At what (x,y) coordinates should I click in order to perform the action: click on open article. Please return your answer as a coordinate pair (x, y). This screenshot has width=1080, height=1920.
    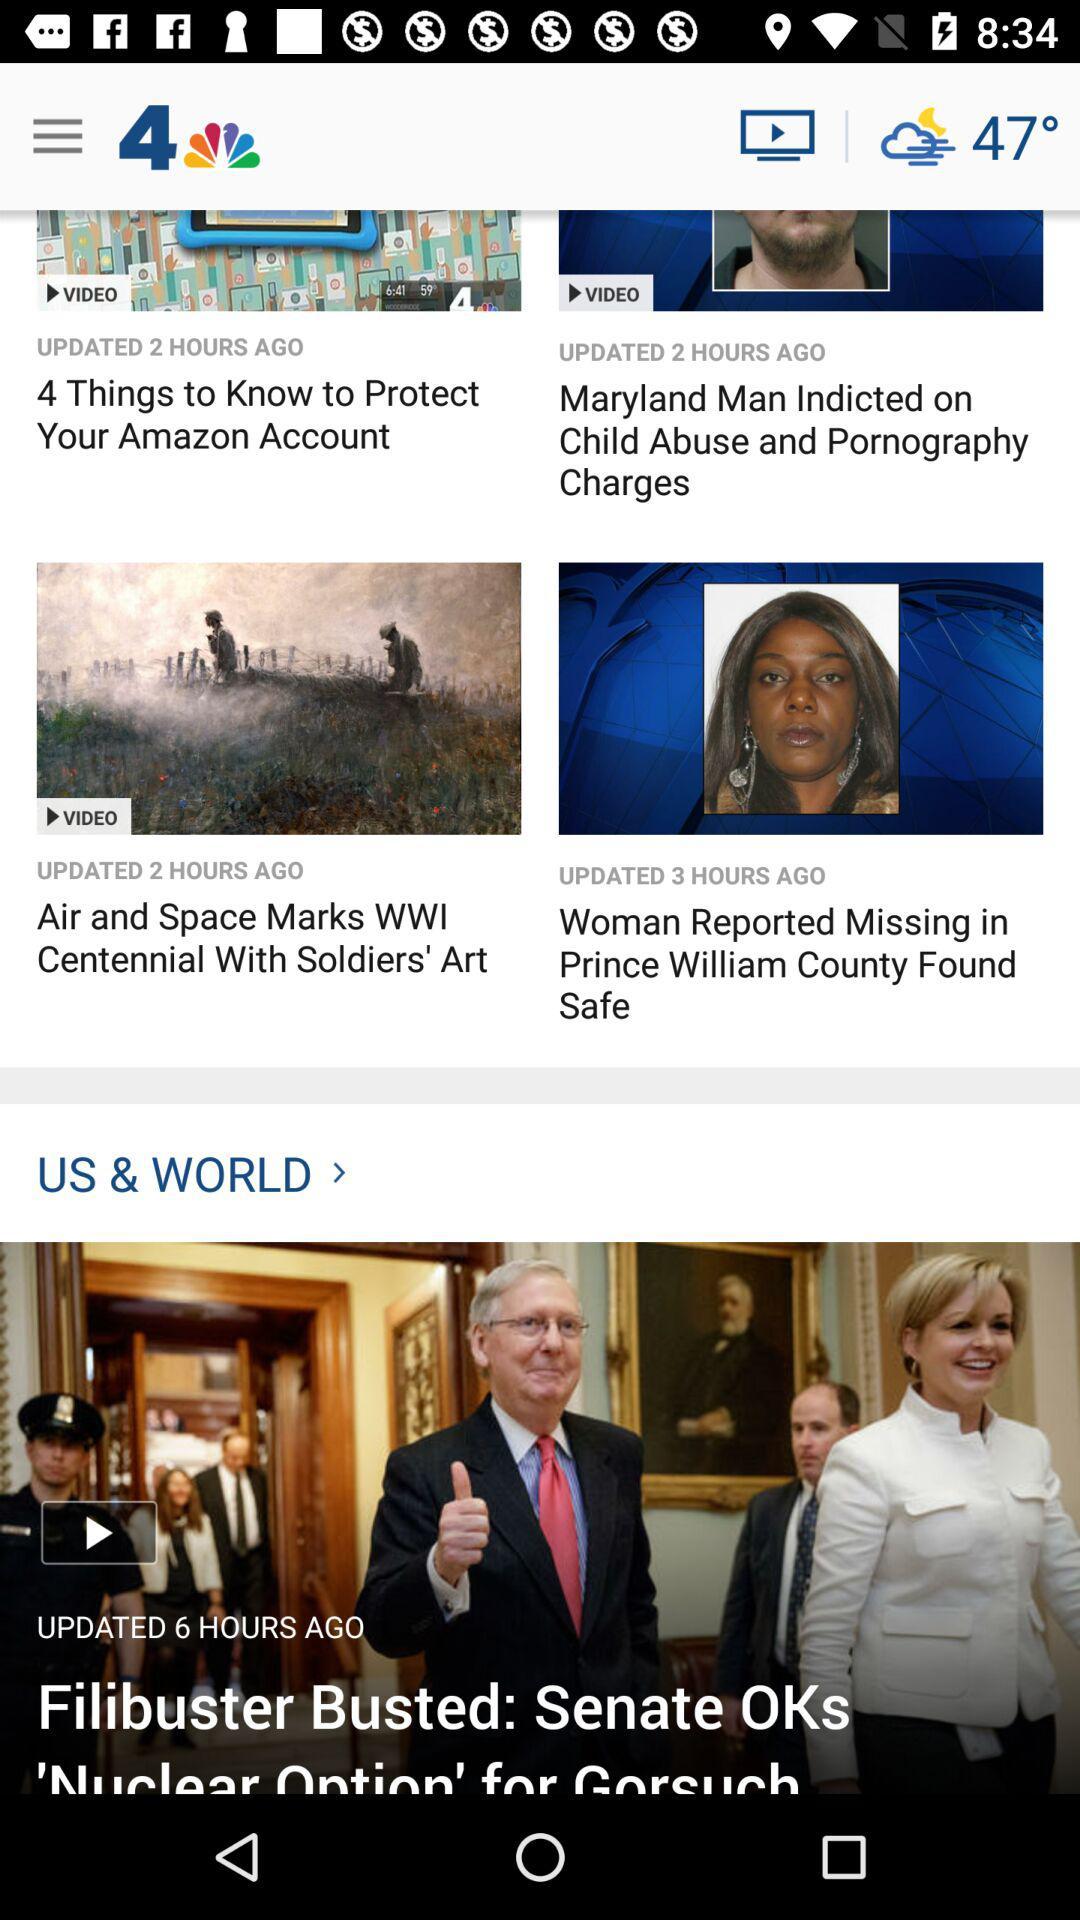
    Looking at the image, I should click on (540, 1517).